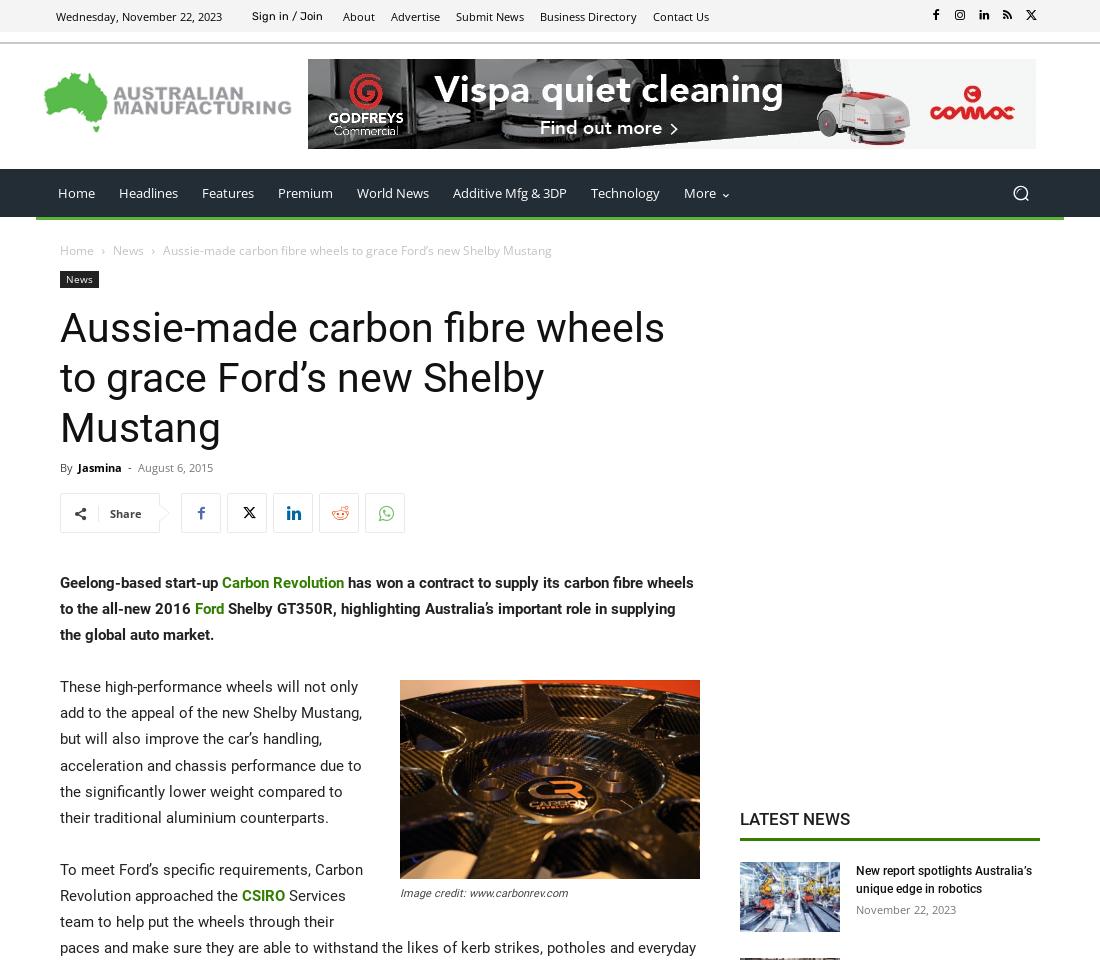  What do you see at coordinates (138, 14) in the screenshot?
I see `'Wednesday, November 22, 2023'` at bounding box center [138, 14].